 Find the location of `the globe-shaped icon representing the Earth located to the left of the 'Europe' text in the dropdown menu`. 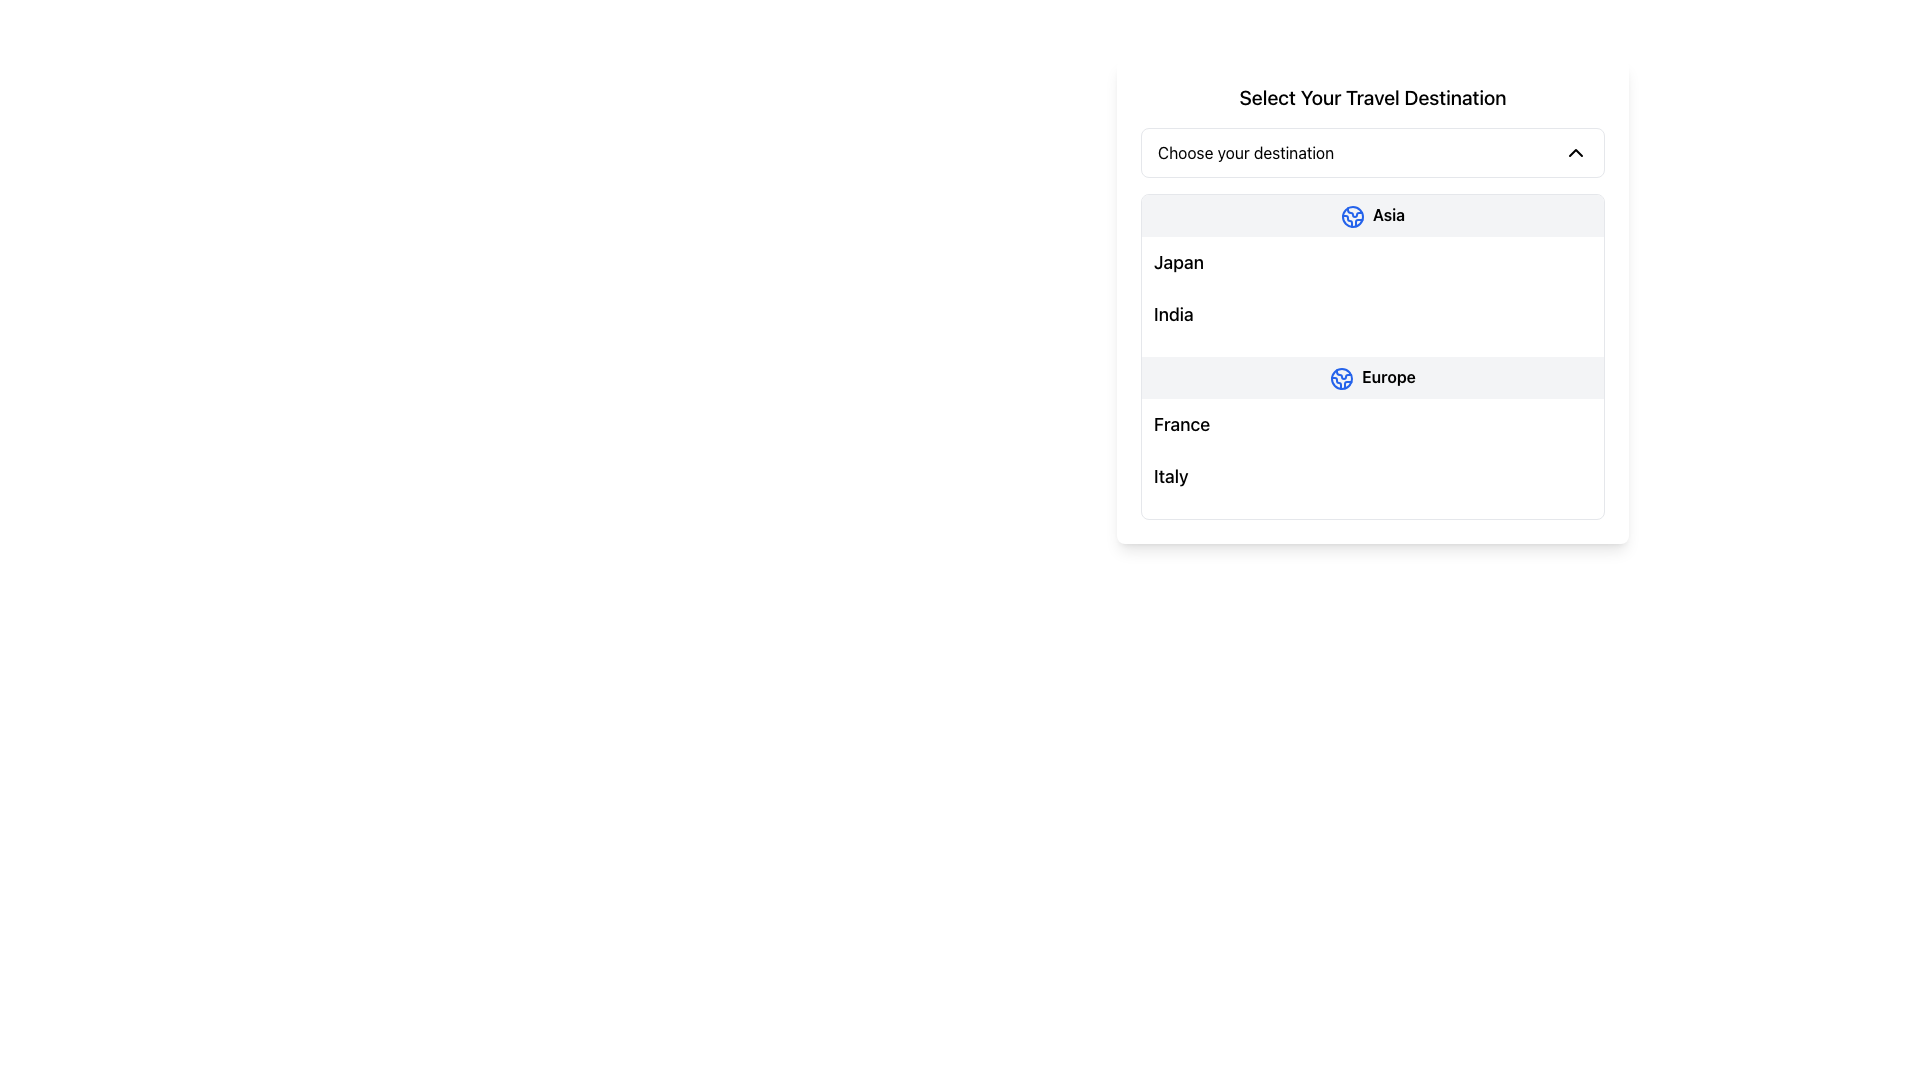

the globe-shaped icon representing the Earth located to the left of the 'Europe' text in the dropdown menu is located at coordinates (1342, 378).